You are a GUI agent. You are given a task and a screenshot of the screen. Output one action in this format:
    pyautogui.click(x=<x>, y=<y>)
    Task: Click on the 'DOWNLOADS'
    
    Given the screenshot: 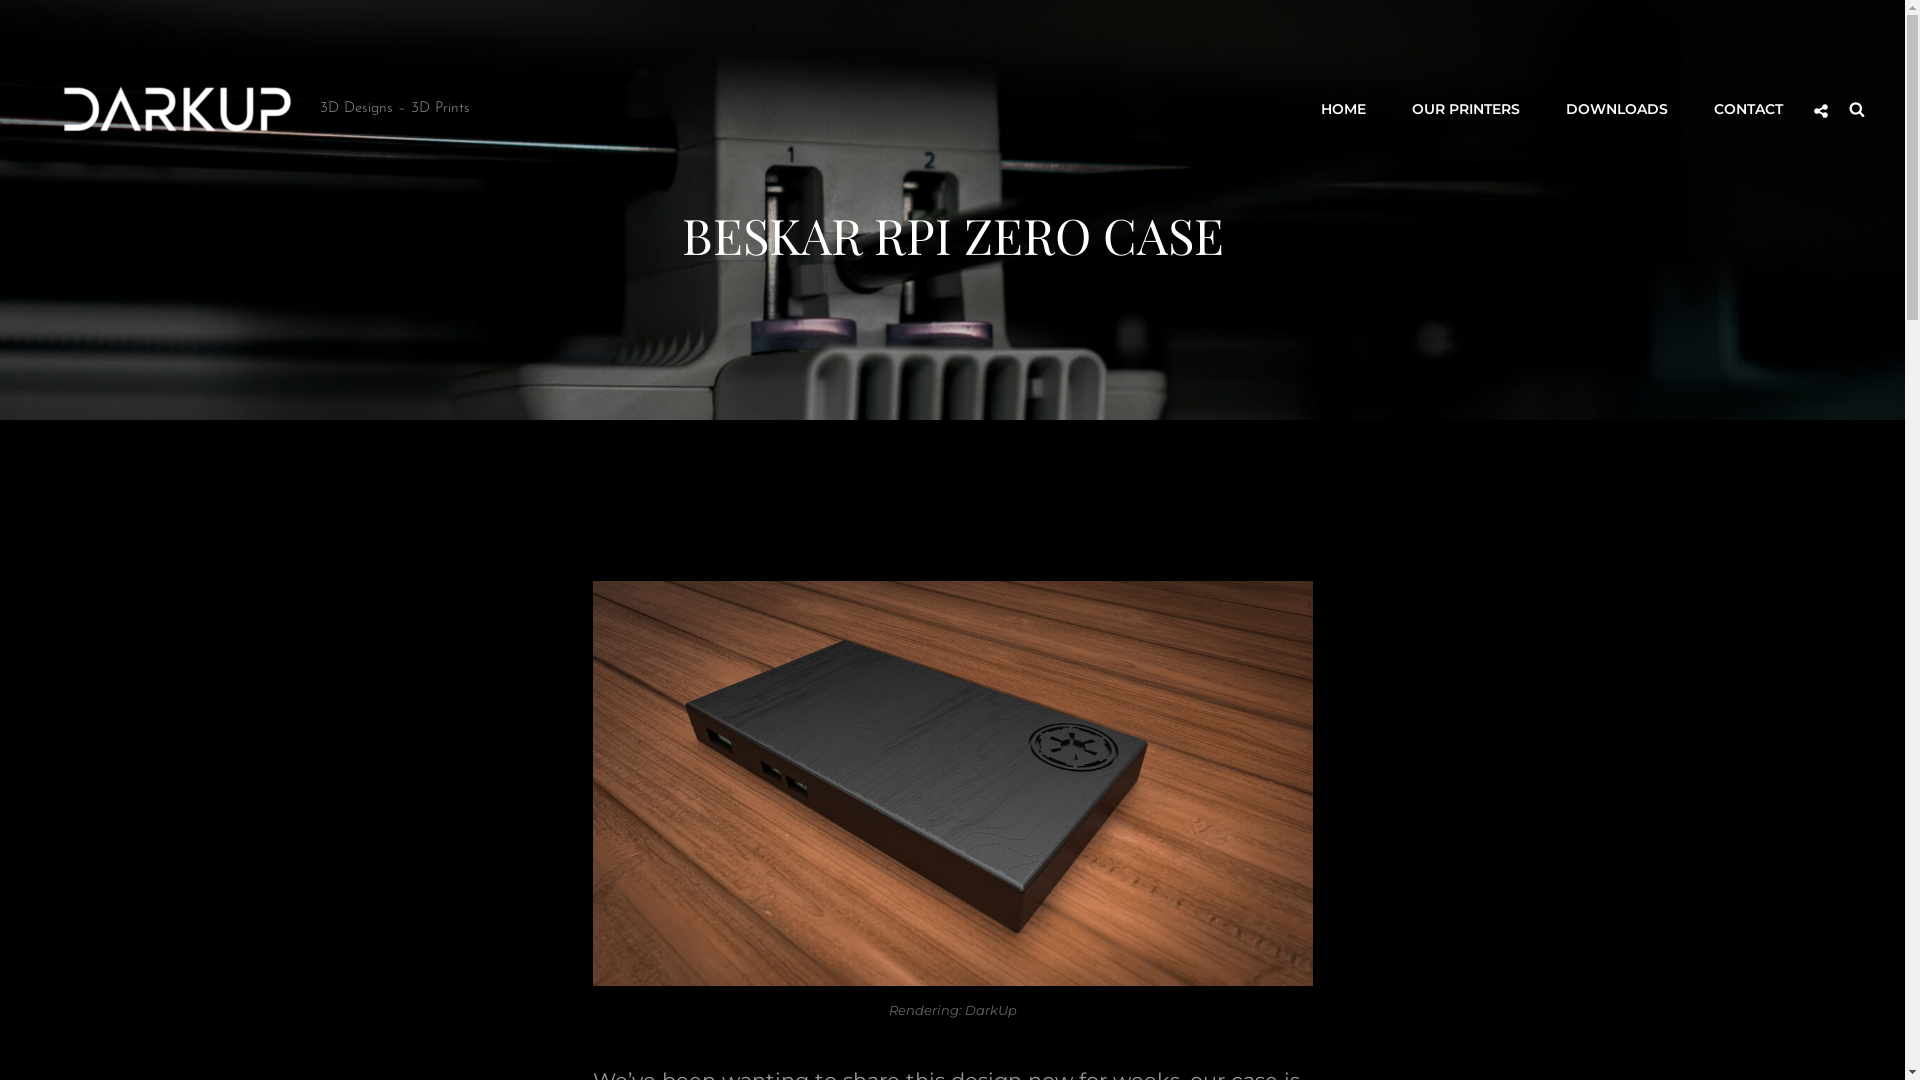 What is the action you would take?
    pyautogui.click(x=1617, y=108)
    